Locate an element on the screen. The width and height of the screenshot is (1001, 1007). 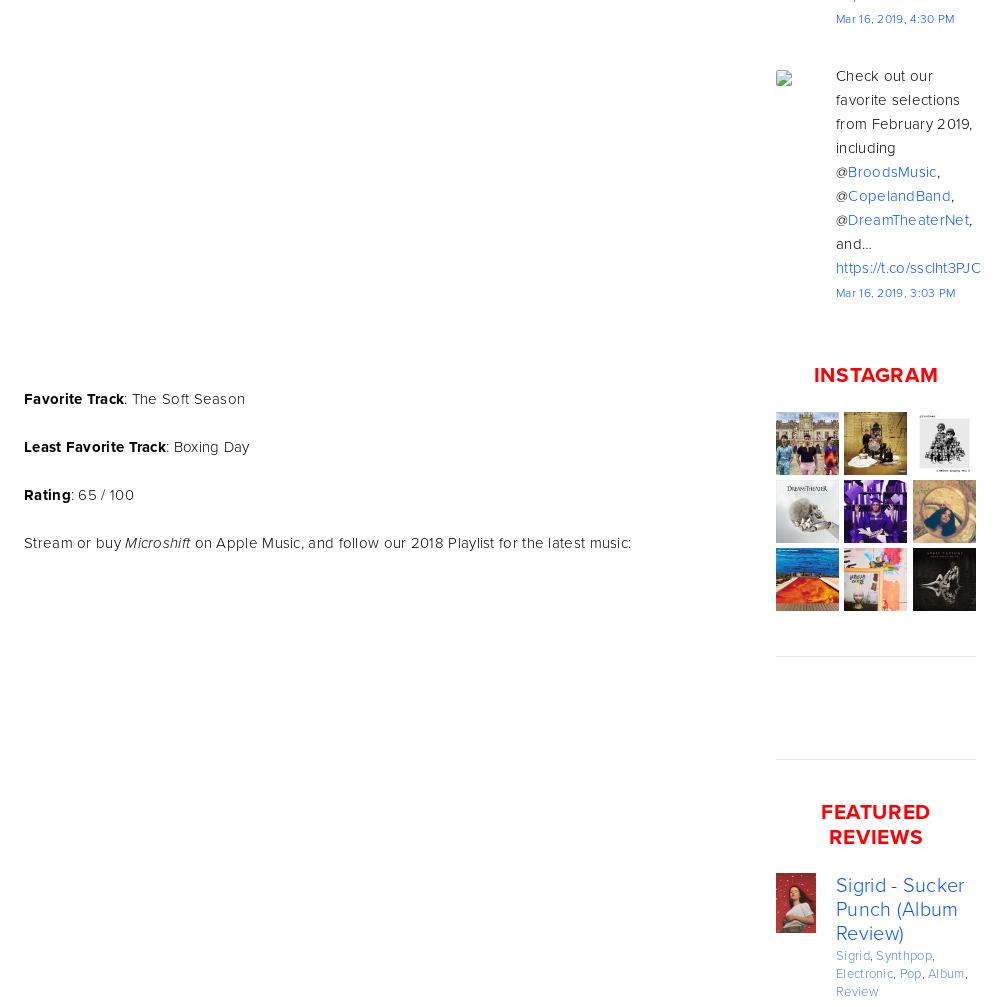
'https://t.co/sscIht3PJC' is located at coordinates (835, 267).